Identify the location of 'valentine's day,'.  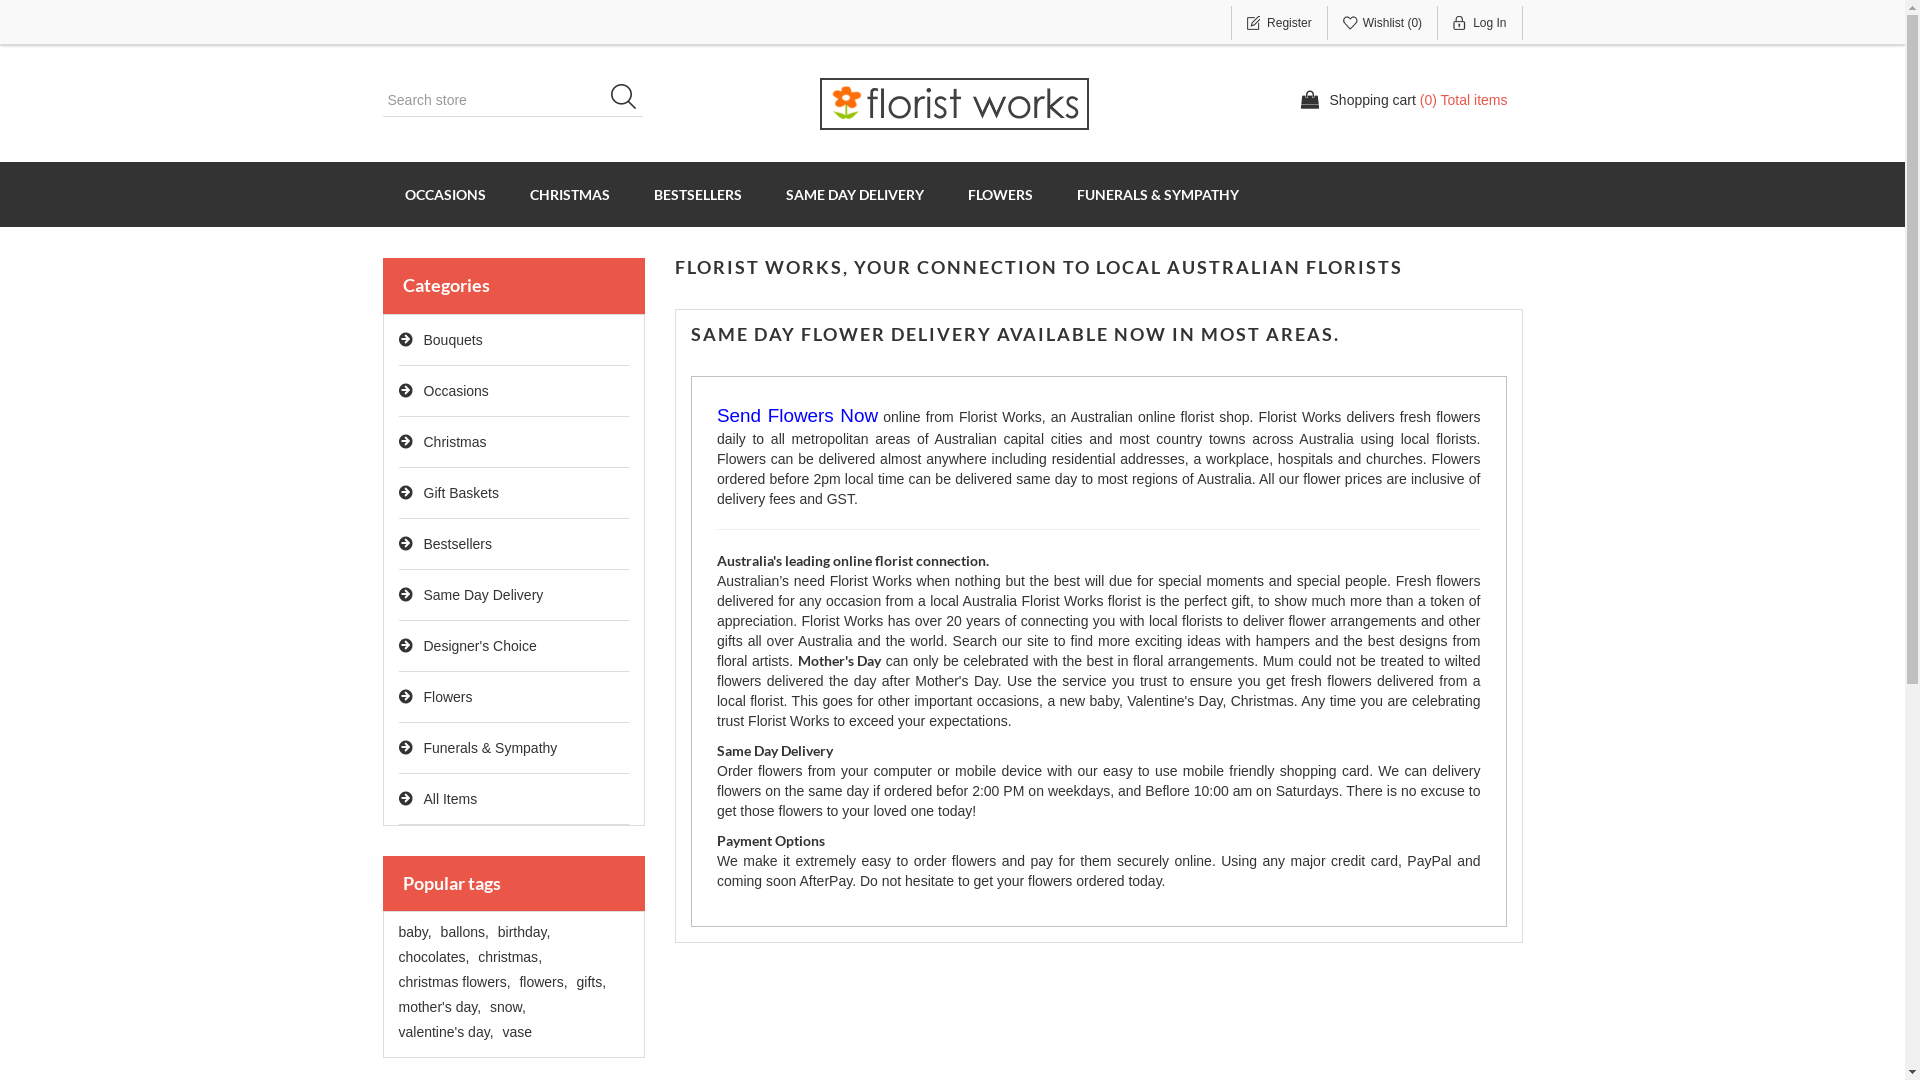
(398, 1032).